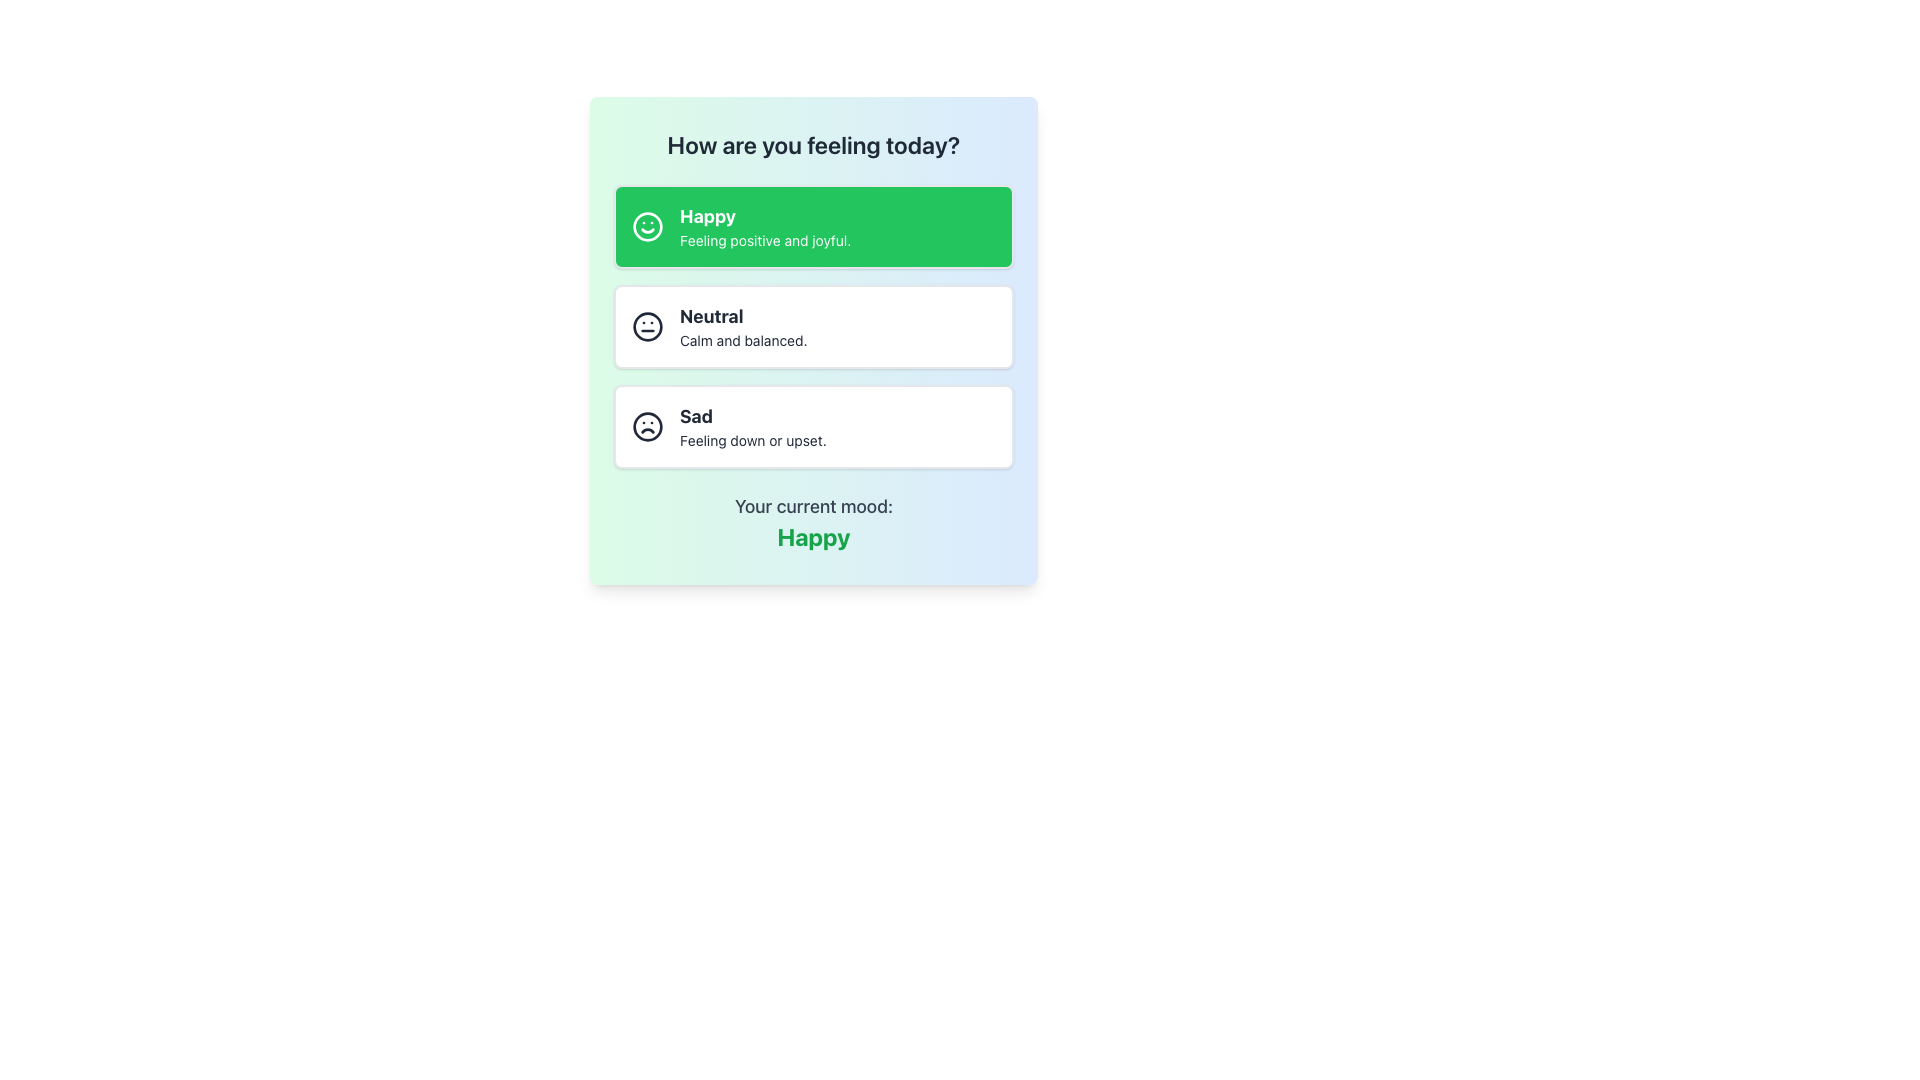 Image resolution: width=1920 pixels, height=1080 pixels. I want to click on the 'Neutral' mood selection card, which is positioned between the 'Happy' and 'Sad' mood cards in the vertical list, so click(814, 326).